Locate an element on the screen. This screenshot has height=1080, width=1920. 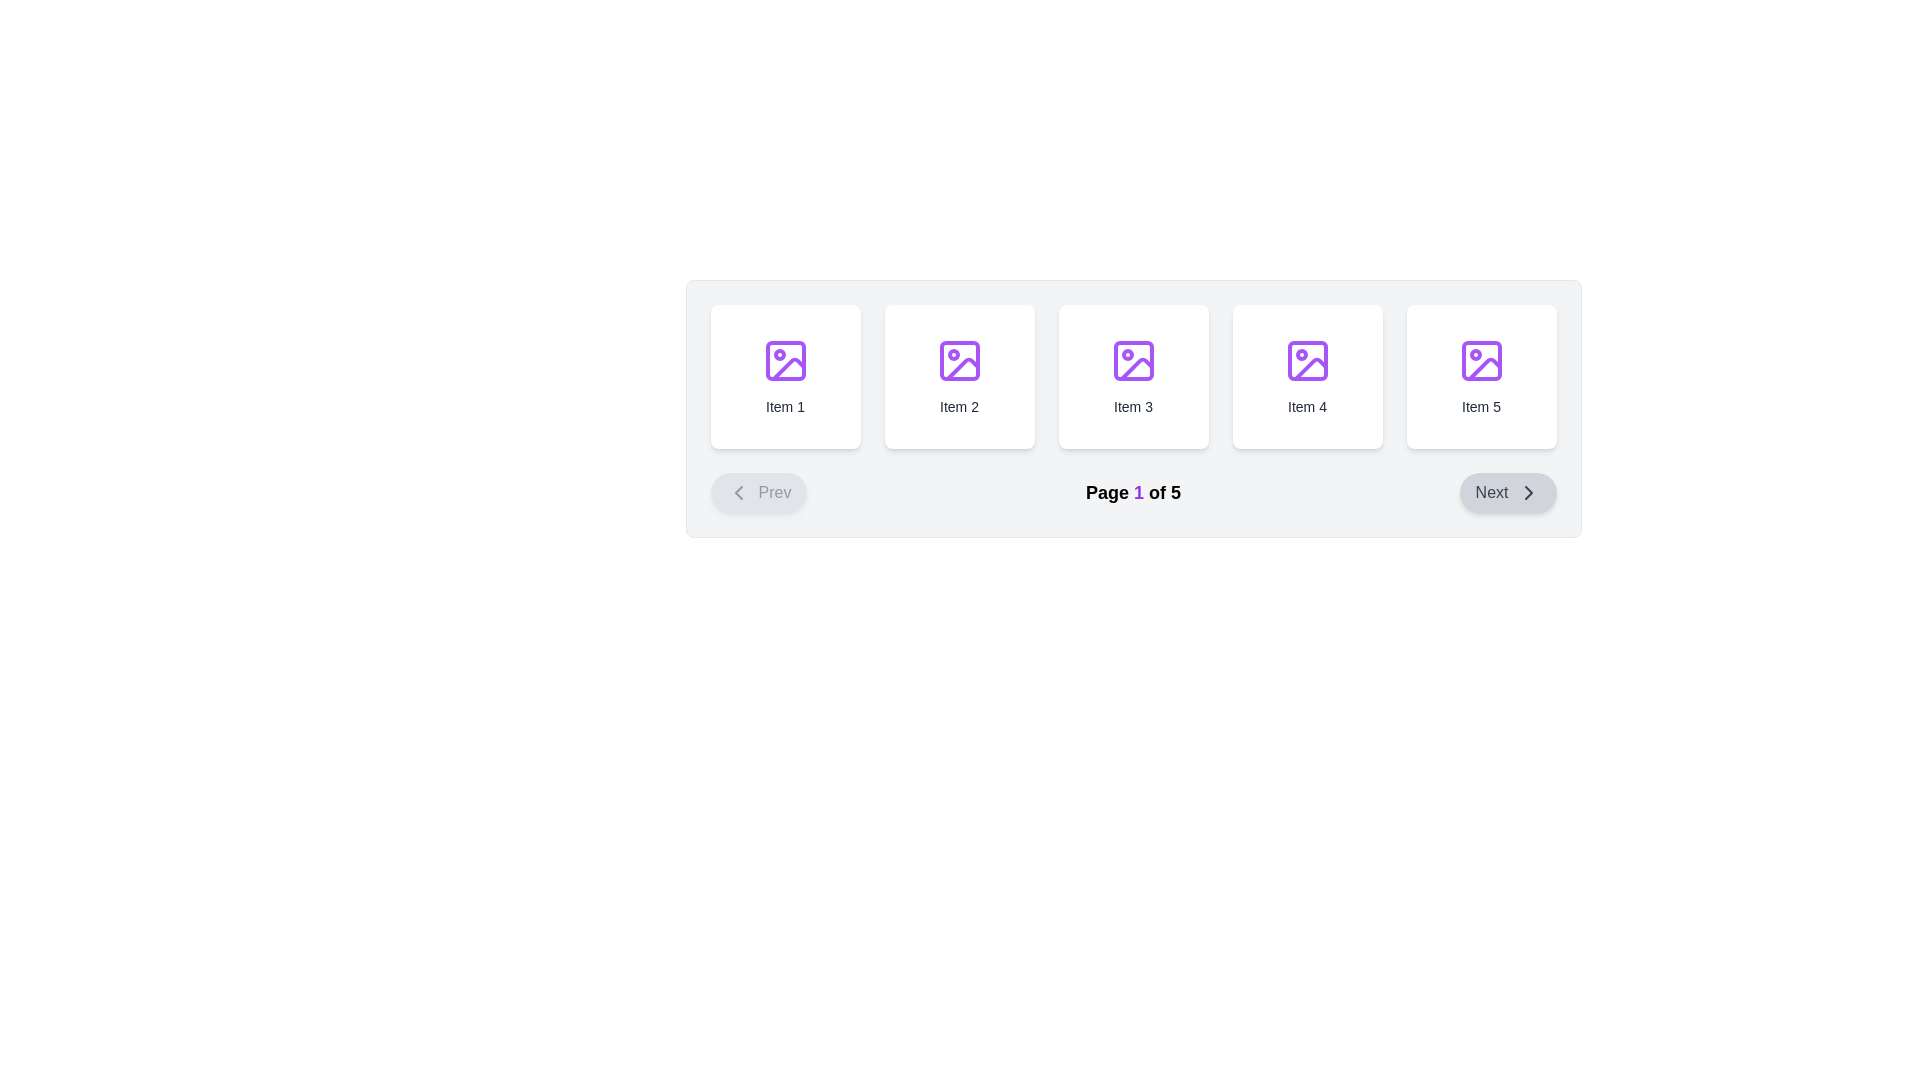
the SVG icon of an image with a circular detail and a mountain line, styled in purple, located within the card labeled 'Item 3' is located at coordinates (1133, 361).